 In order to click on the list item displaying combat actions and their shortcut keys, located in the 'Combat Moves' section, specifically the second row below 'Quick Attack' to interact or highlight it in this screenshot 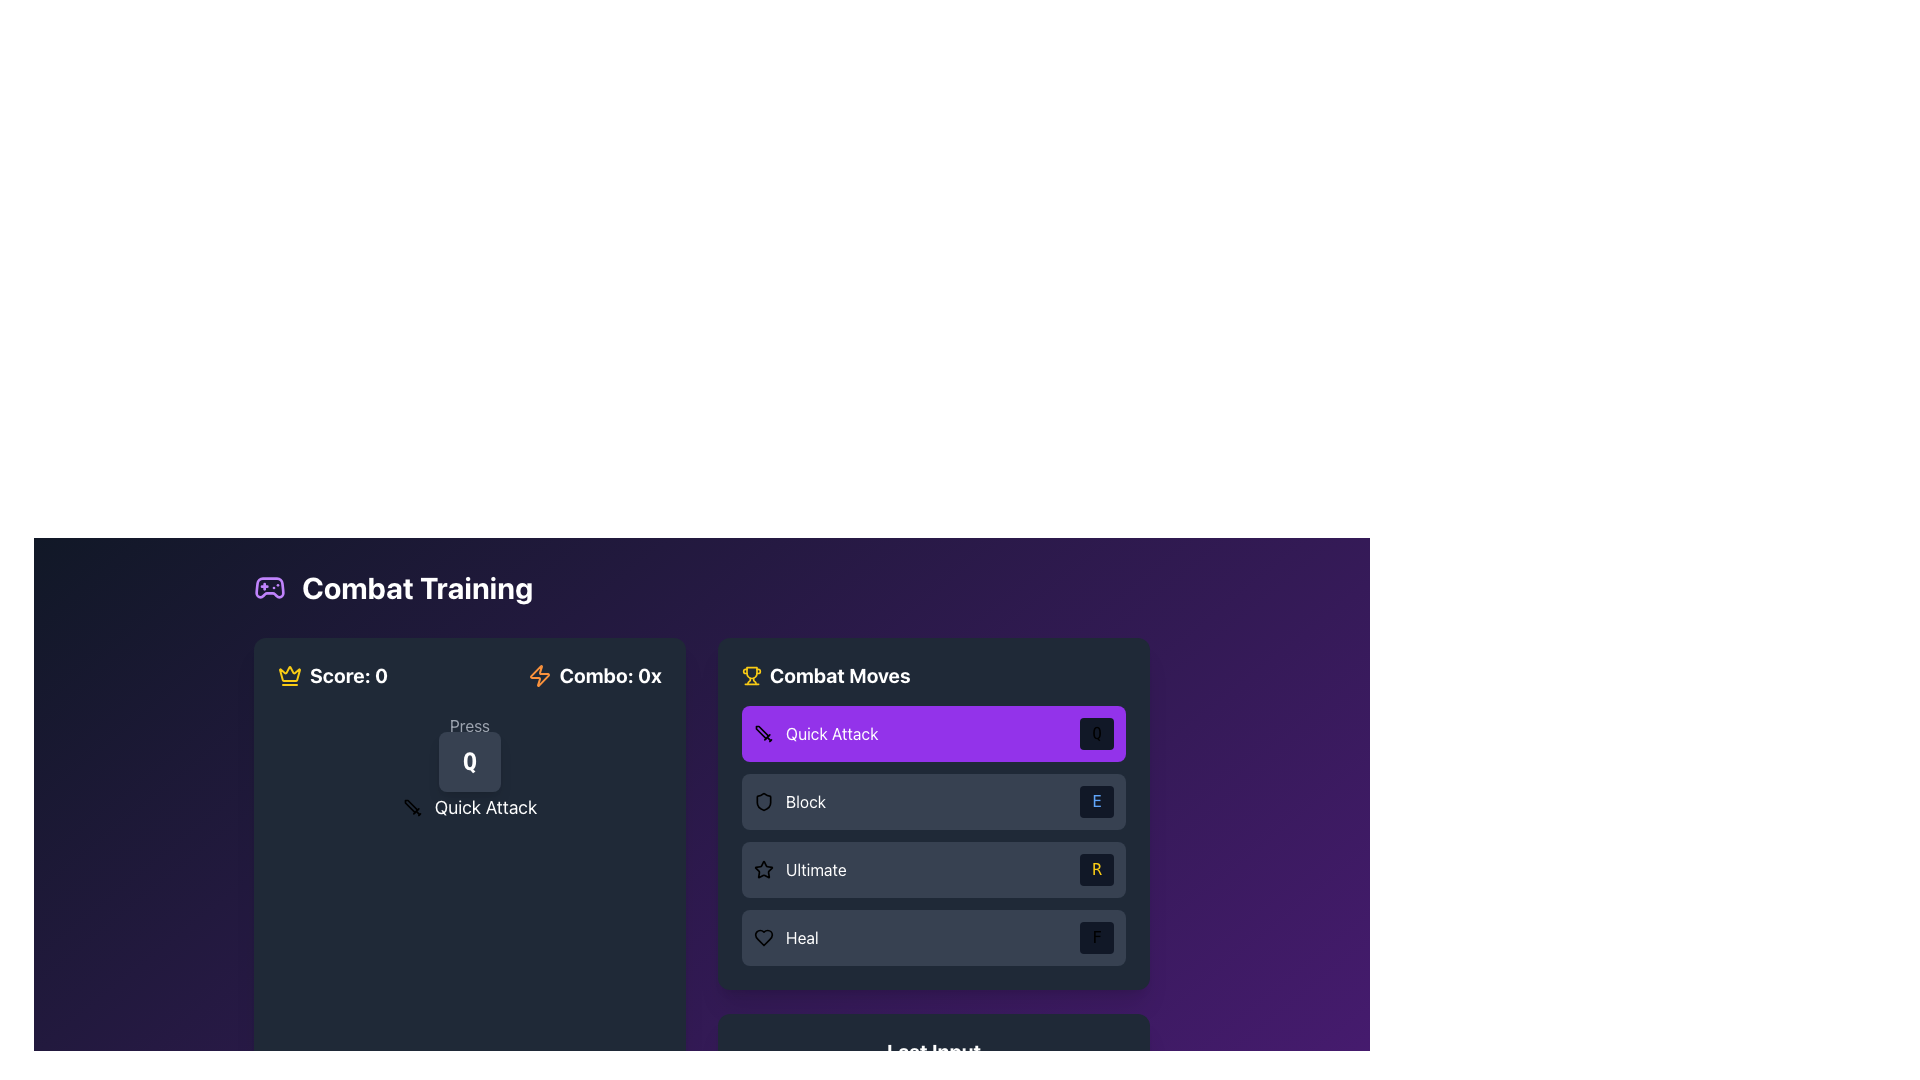, I will do `click(933, 813)`.